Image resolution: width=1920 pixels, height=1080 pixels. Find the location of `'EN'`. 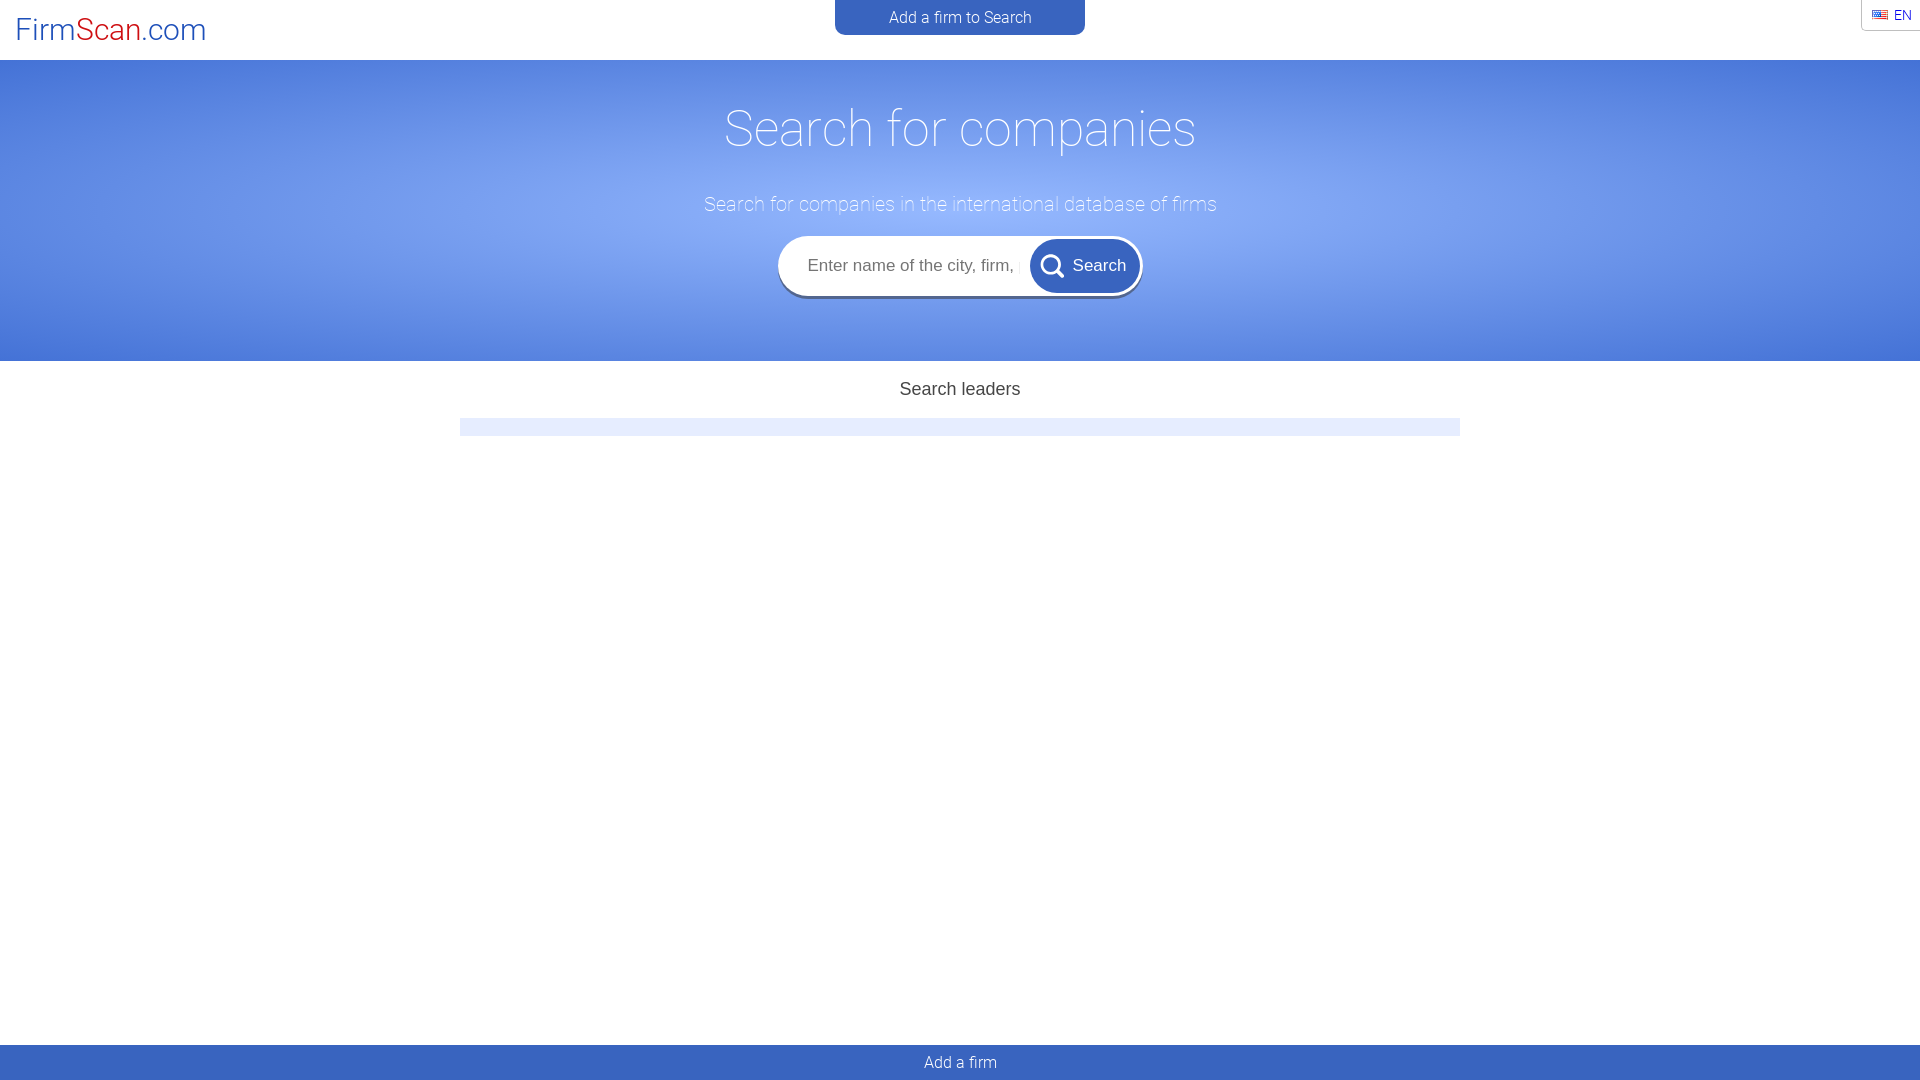

'EN' is located at coordinates (1890, 15).